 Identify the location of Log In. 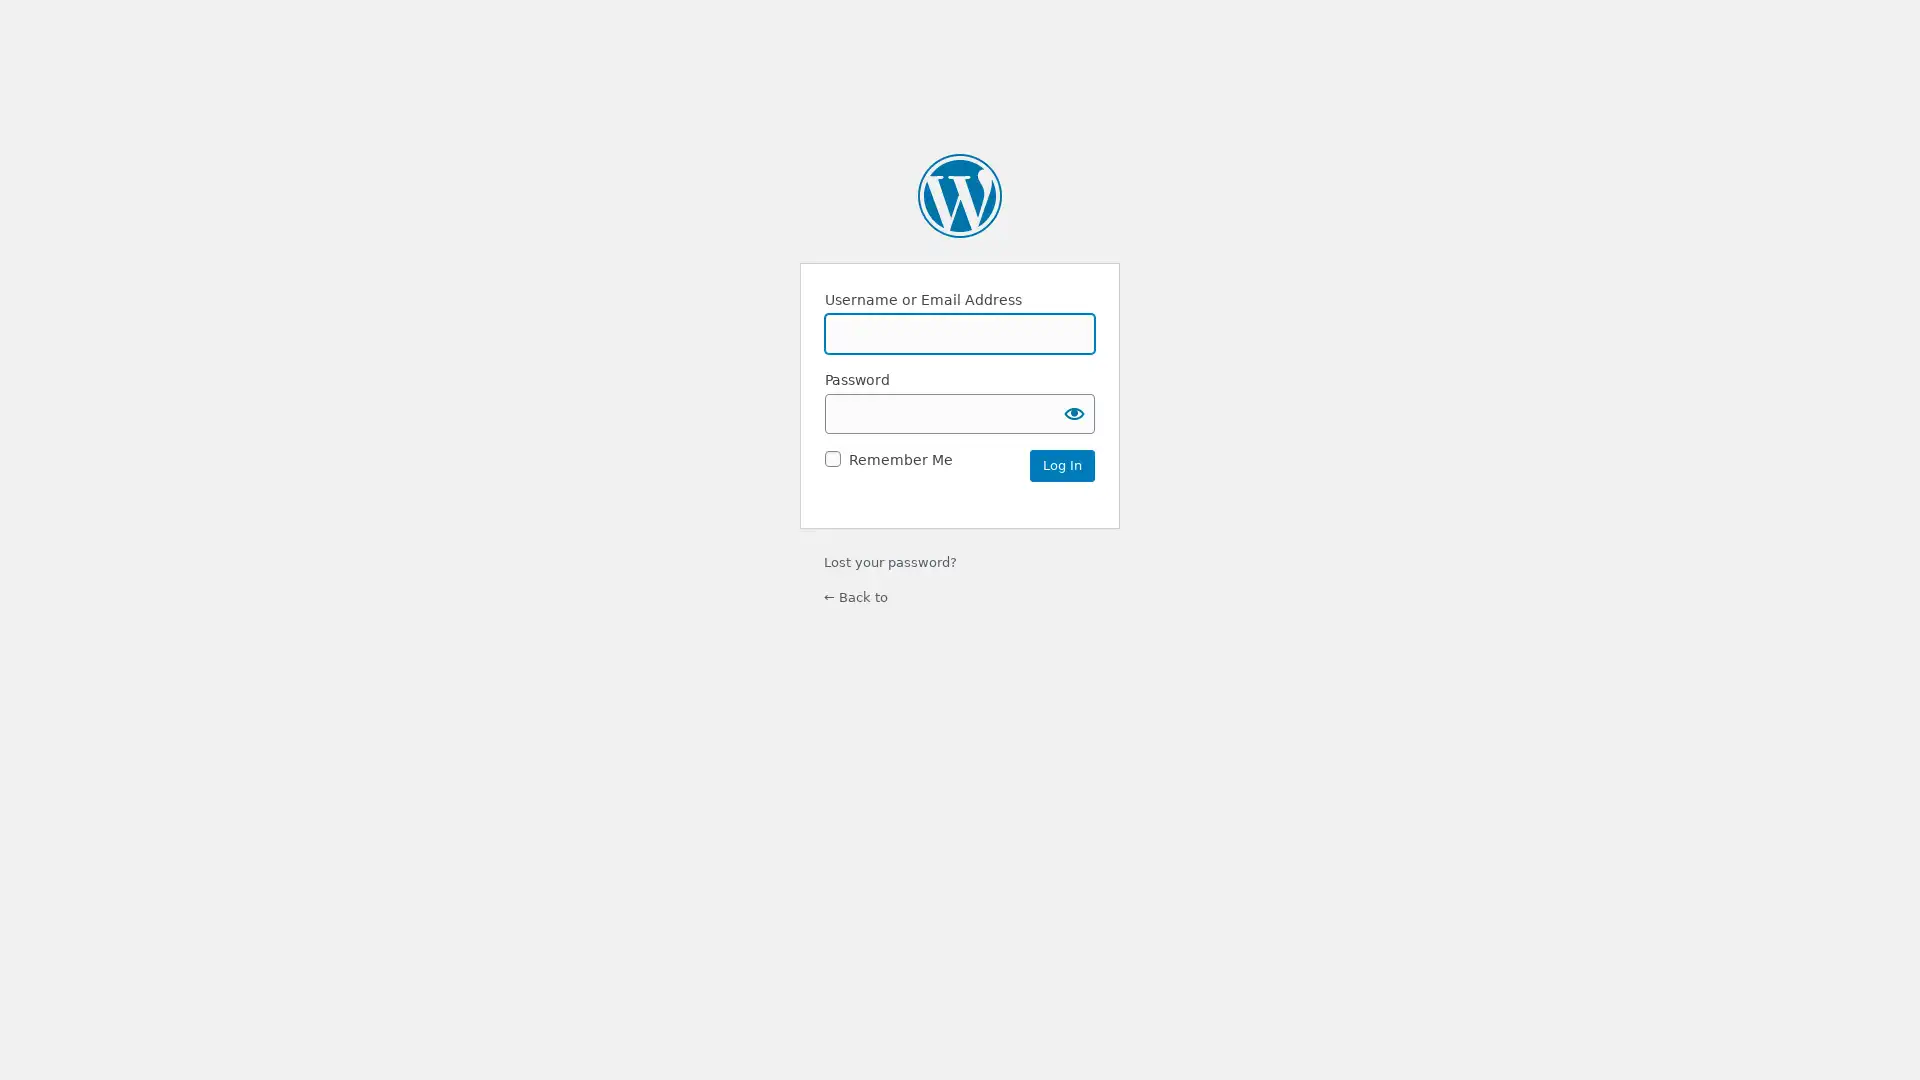
(1061, 465).